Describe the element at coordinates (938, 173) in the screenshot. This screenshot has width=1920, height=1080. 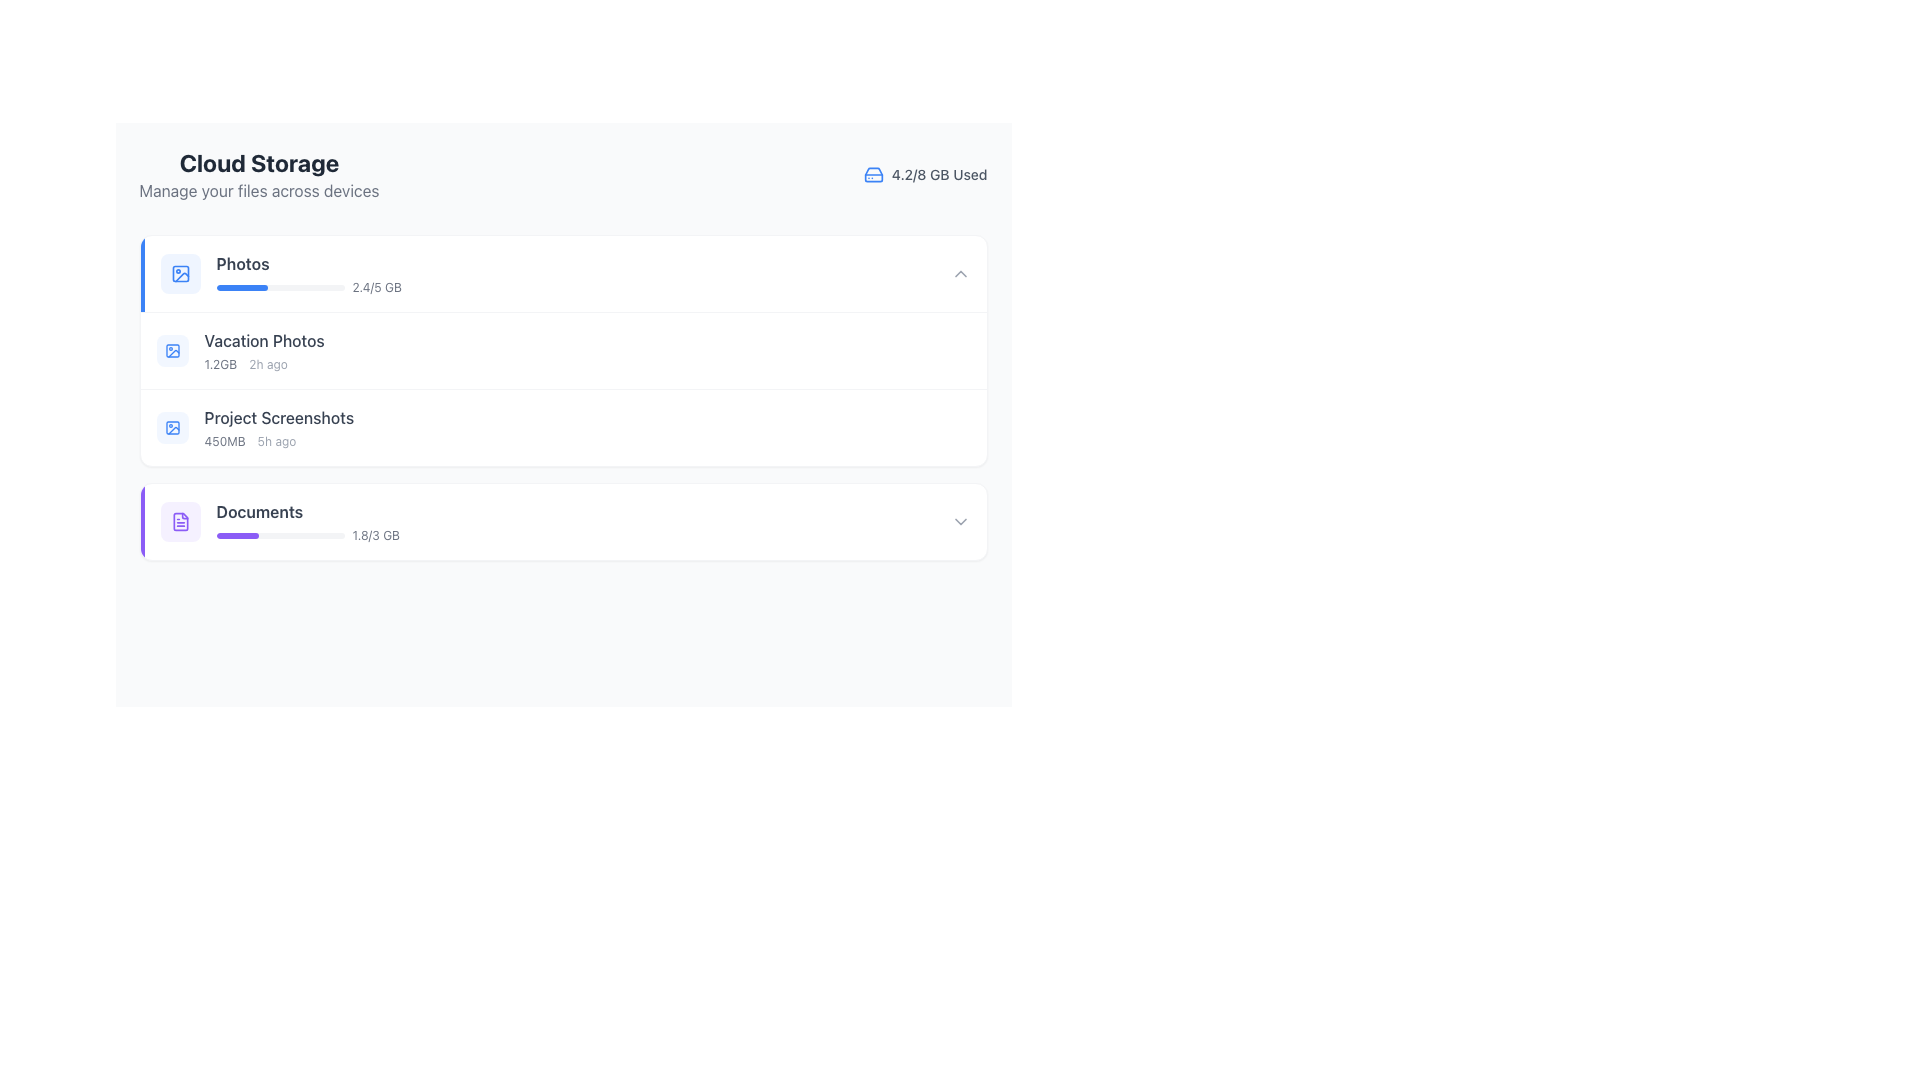
I see `the text label displaying '4.2/8 GB Used', which is located beside a blue hard drive icon in the top-right corner of the interface` at that location.